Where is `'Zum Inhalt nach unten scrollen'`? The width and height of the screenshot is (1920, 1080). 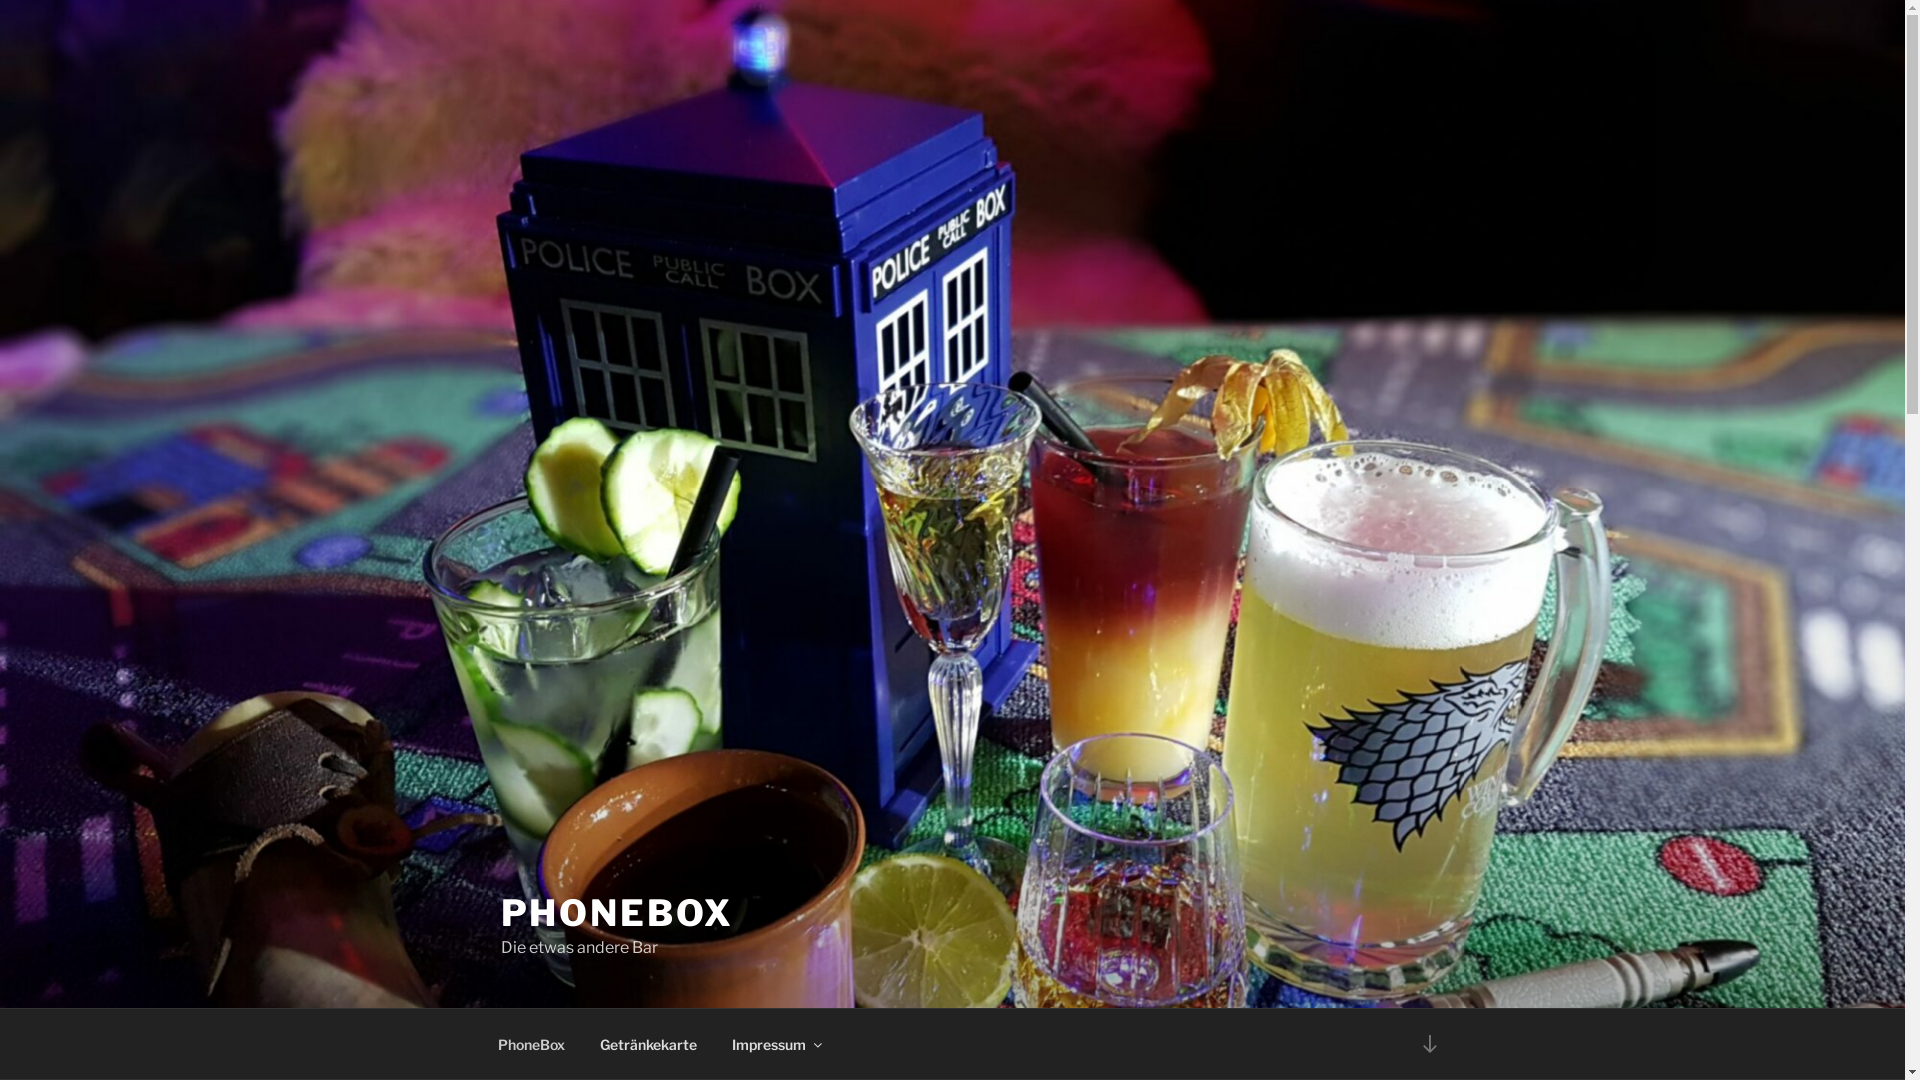 'Zum Inhalt nach unten scrollen' is located at coordinates (1428, 1042).